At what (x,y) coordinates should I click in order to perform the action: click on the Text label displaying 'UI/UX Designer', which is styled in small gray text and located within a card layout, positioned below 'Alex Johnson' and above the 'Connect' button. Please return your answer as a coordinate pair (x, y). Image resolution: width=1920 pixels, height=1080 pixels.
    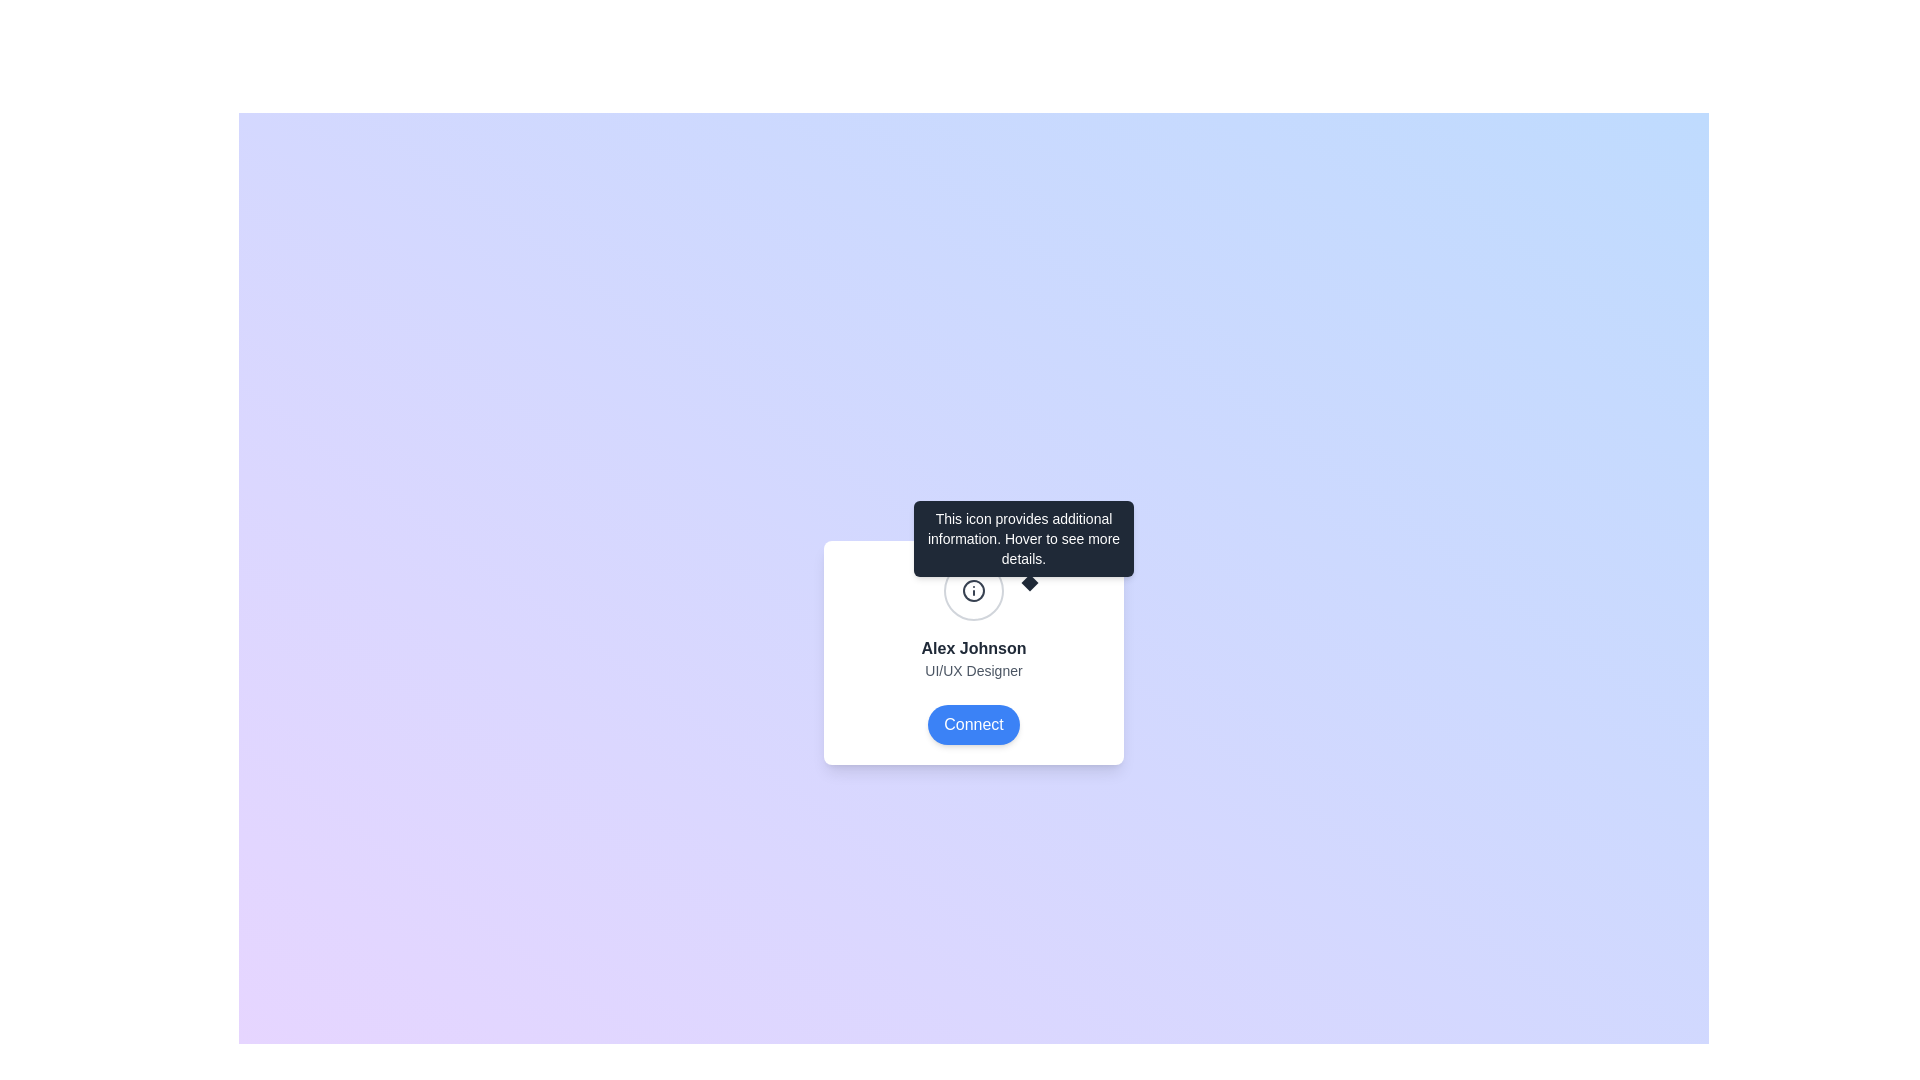
    Looking at the image, I should click on (974, 671).